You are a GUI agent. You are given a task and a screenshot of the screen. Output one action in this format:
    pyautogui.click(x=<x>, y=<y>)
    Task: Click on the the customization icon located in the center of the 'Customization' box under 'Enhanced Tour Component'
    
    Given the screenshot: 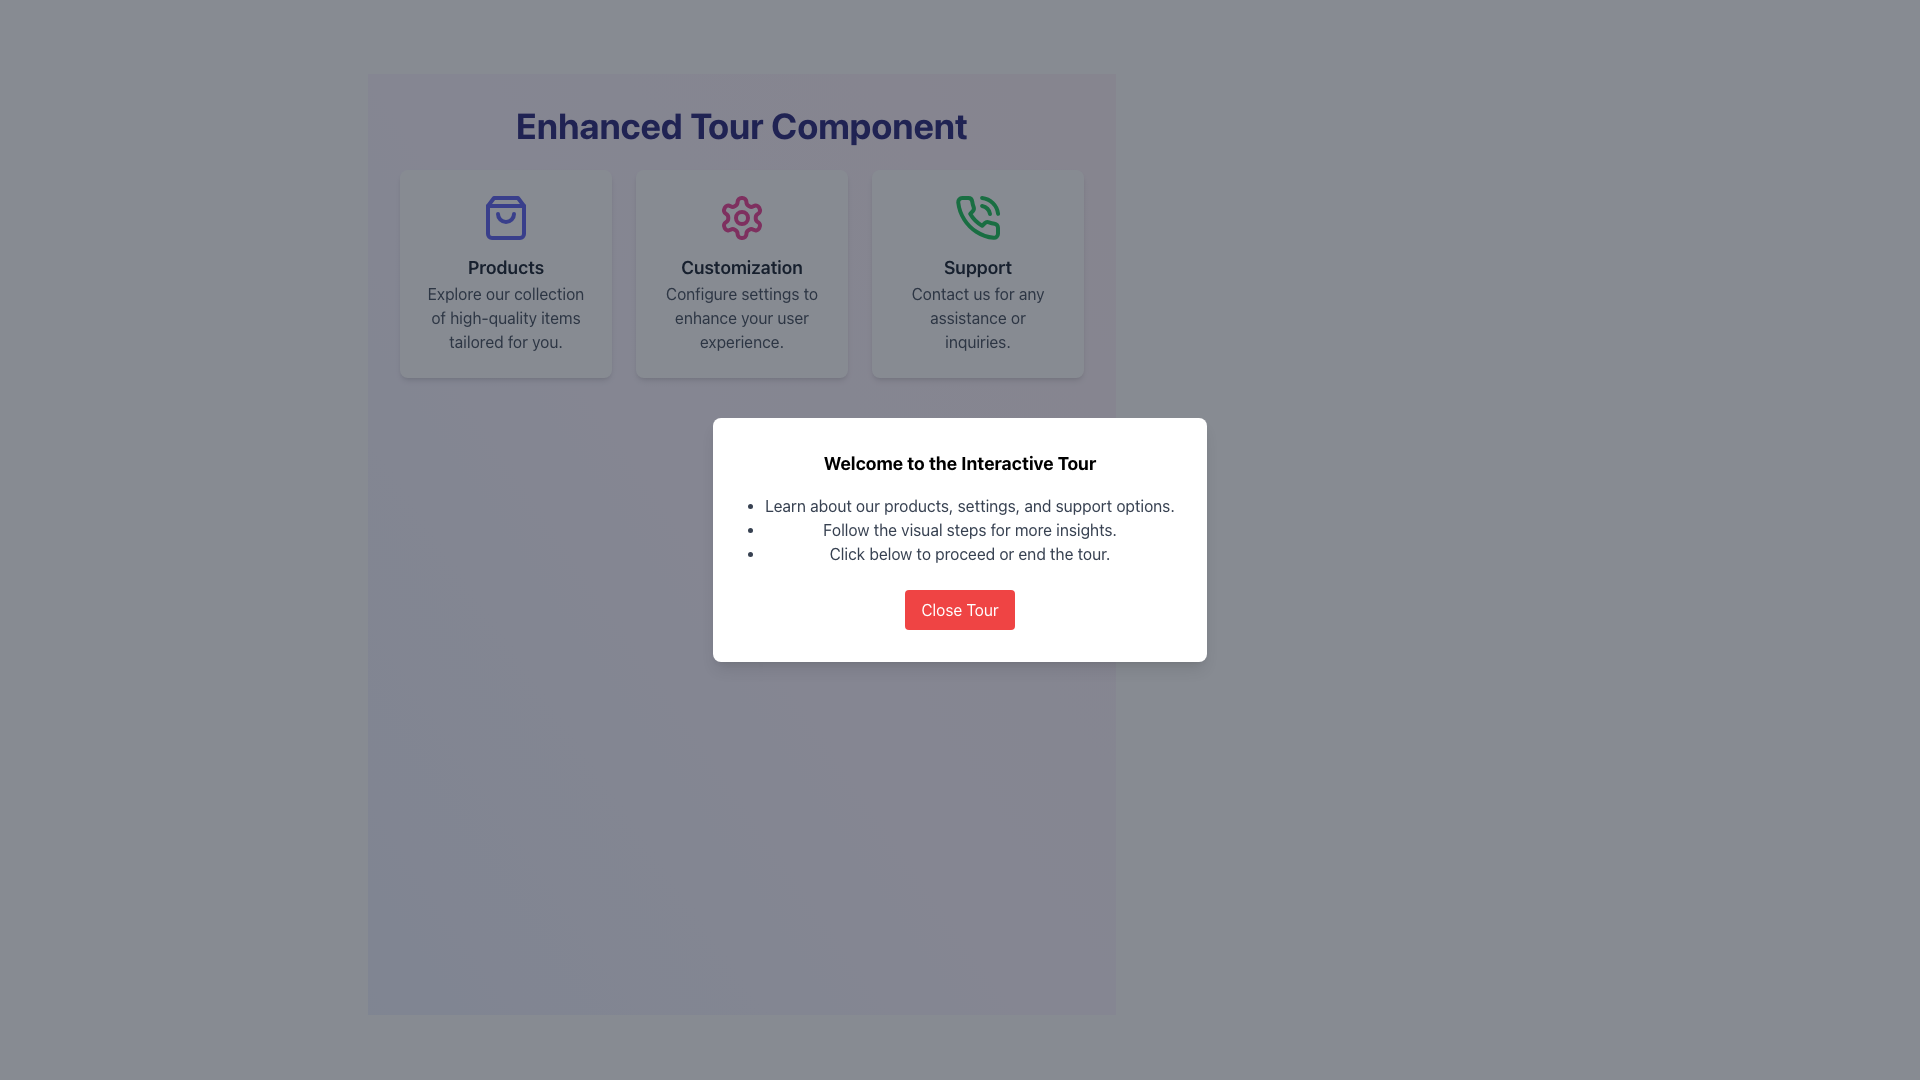 What is the action you would take?
    pyautogui.click(x=741, y=218)
    